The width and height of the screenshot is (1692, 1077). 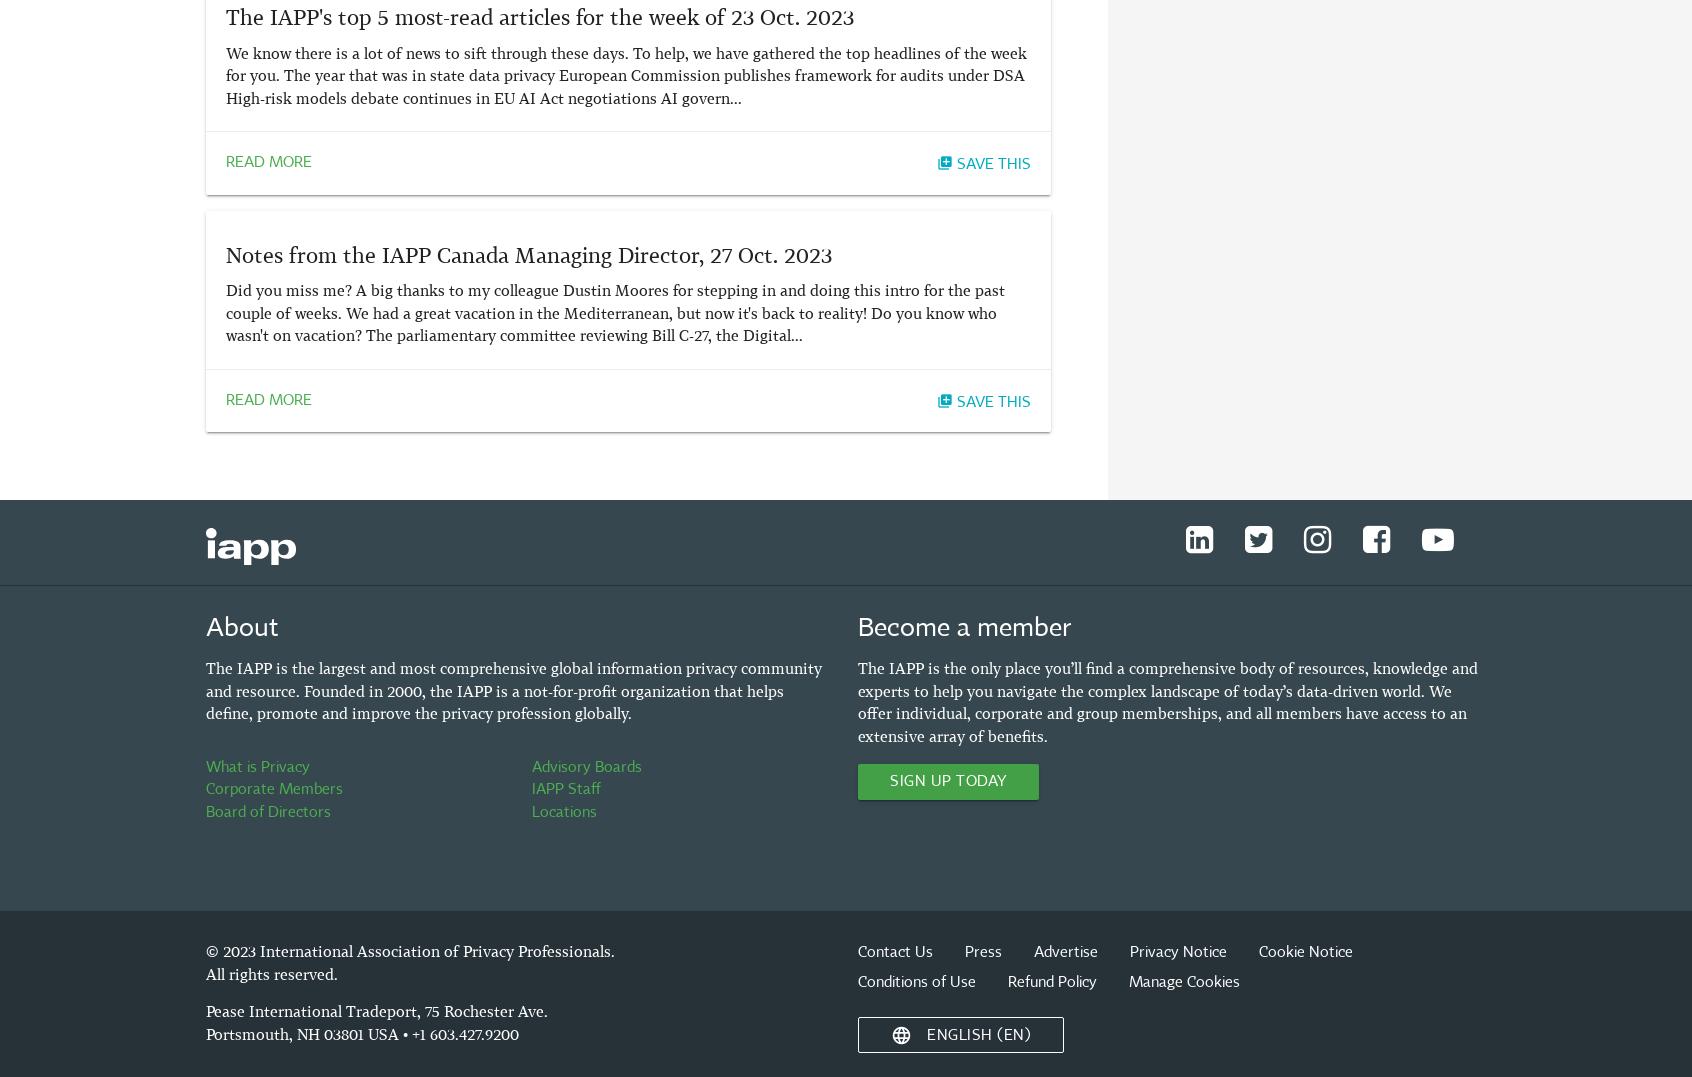 What do you see at coordinates (514, 690) in the screenshot?
I see `'The IAPP is the largest and most comprehensive global information privacy community and resource. Founded in 2000, the IAPP is a not-for-profit organization that helps define, promote and improve the privacy profession globally.'` at bounding box center [514, 690].